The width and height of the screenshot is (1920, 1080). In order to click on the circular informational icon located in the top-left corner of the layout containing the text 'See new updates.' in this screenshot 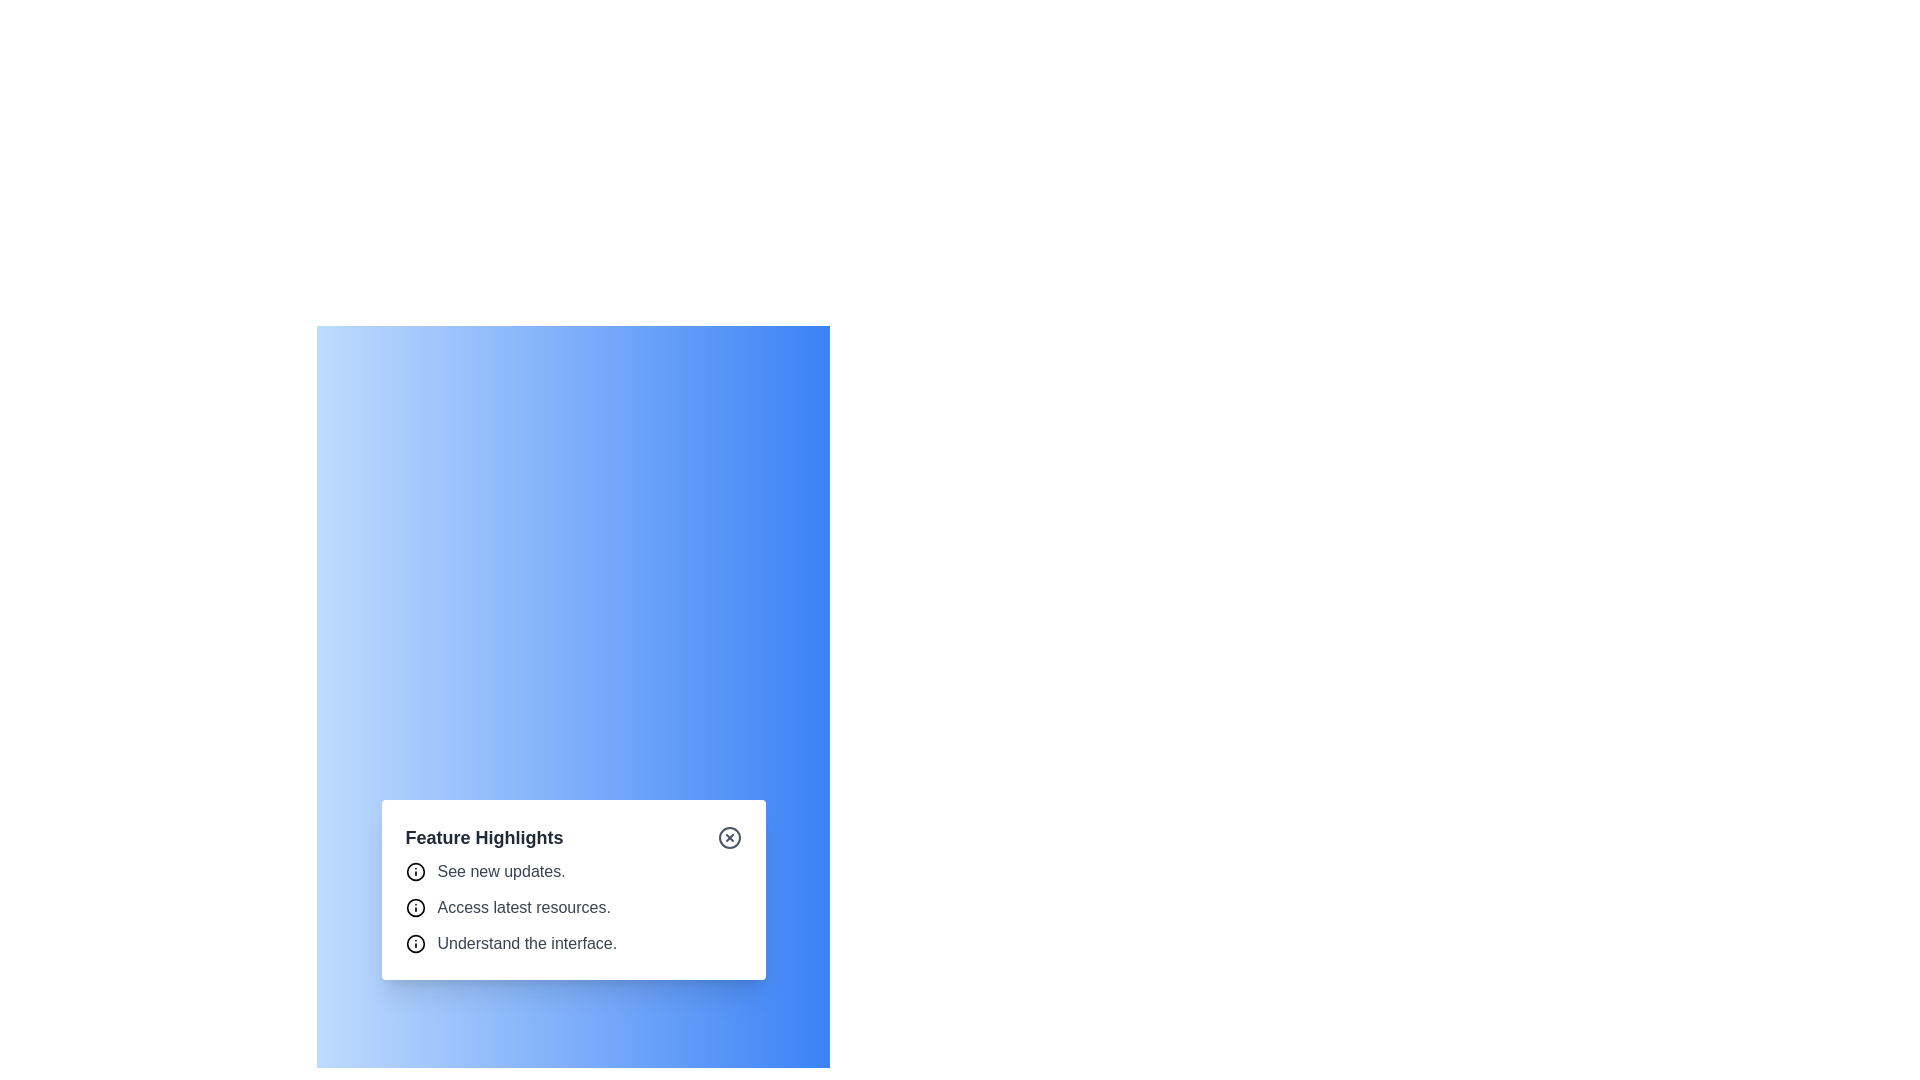, I will do `click(414, 870)`.